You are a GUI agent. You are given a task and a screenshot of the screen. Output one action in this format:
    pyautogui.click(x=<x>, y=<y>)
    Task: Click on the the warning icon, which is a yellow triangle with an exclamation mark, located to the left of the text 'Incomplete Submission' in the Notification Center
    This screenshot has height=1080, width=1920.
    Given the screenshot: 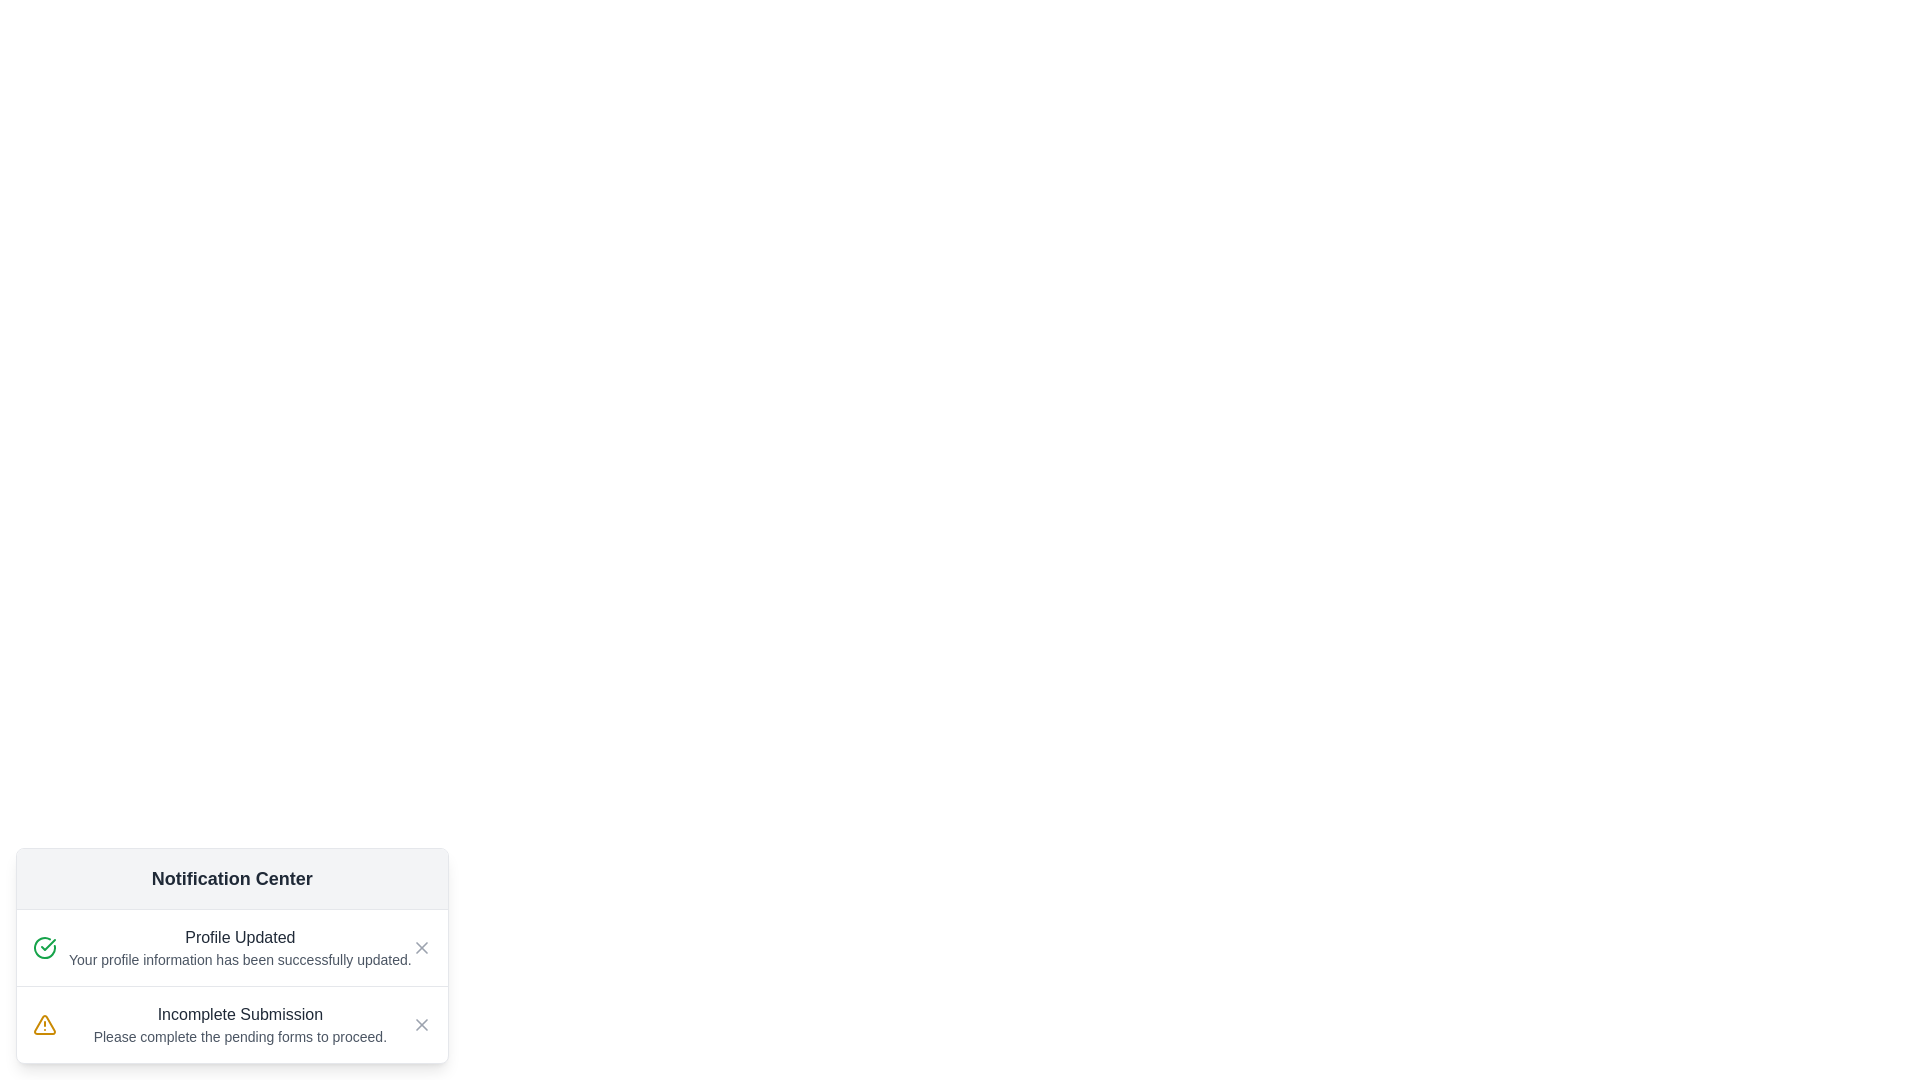 What is the action you would take?
    pyautogui.click(x=44, y=1025)
    